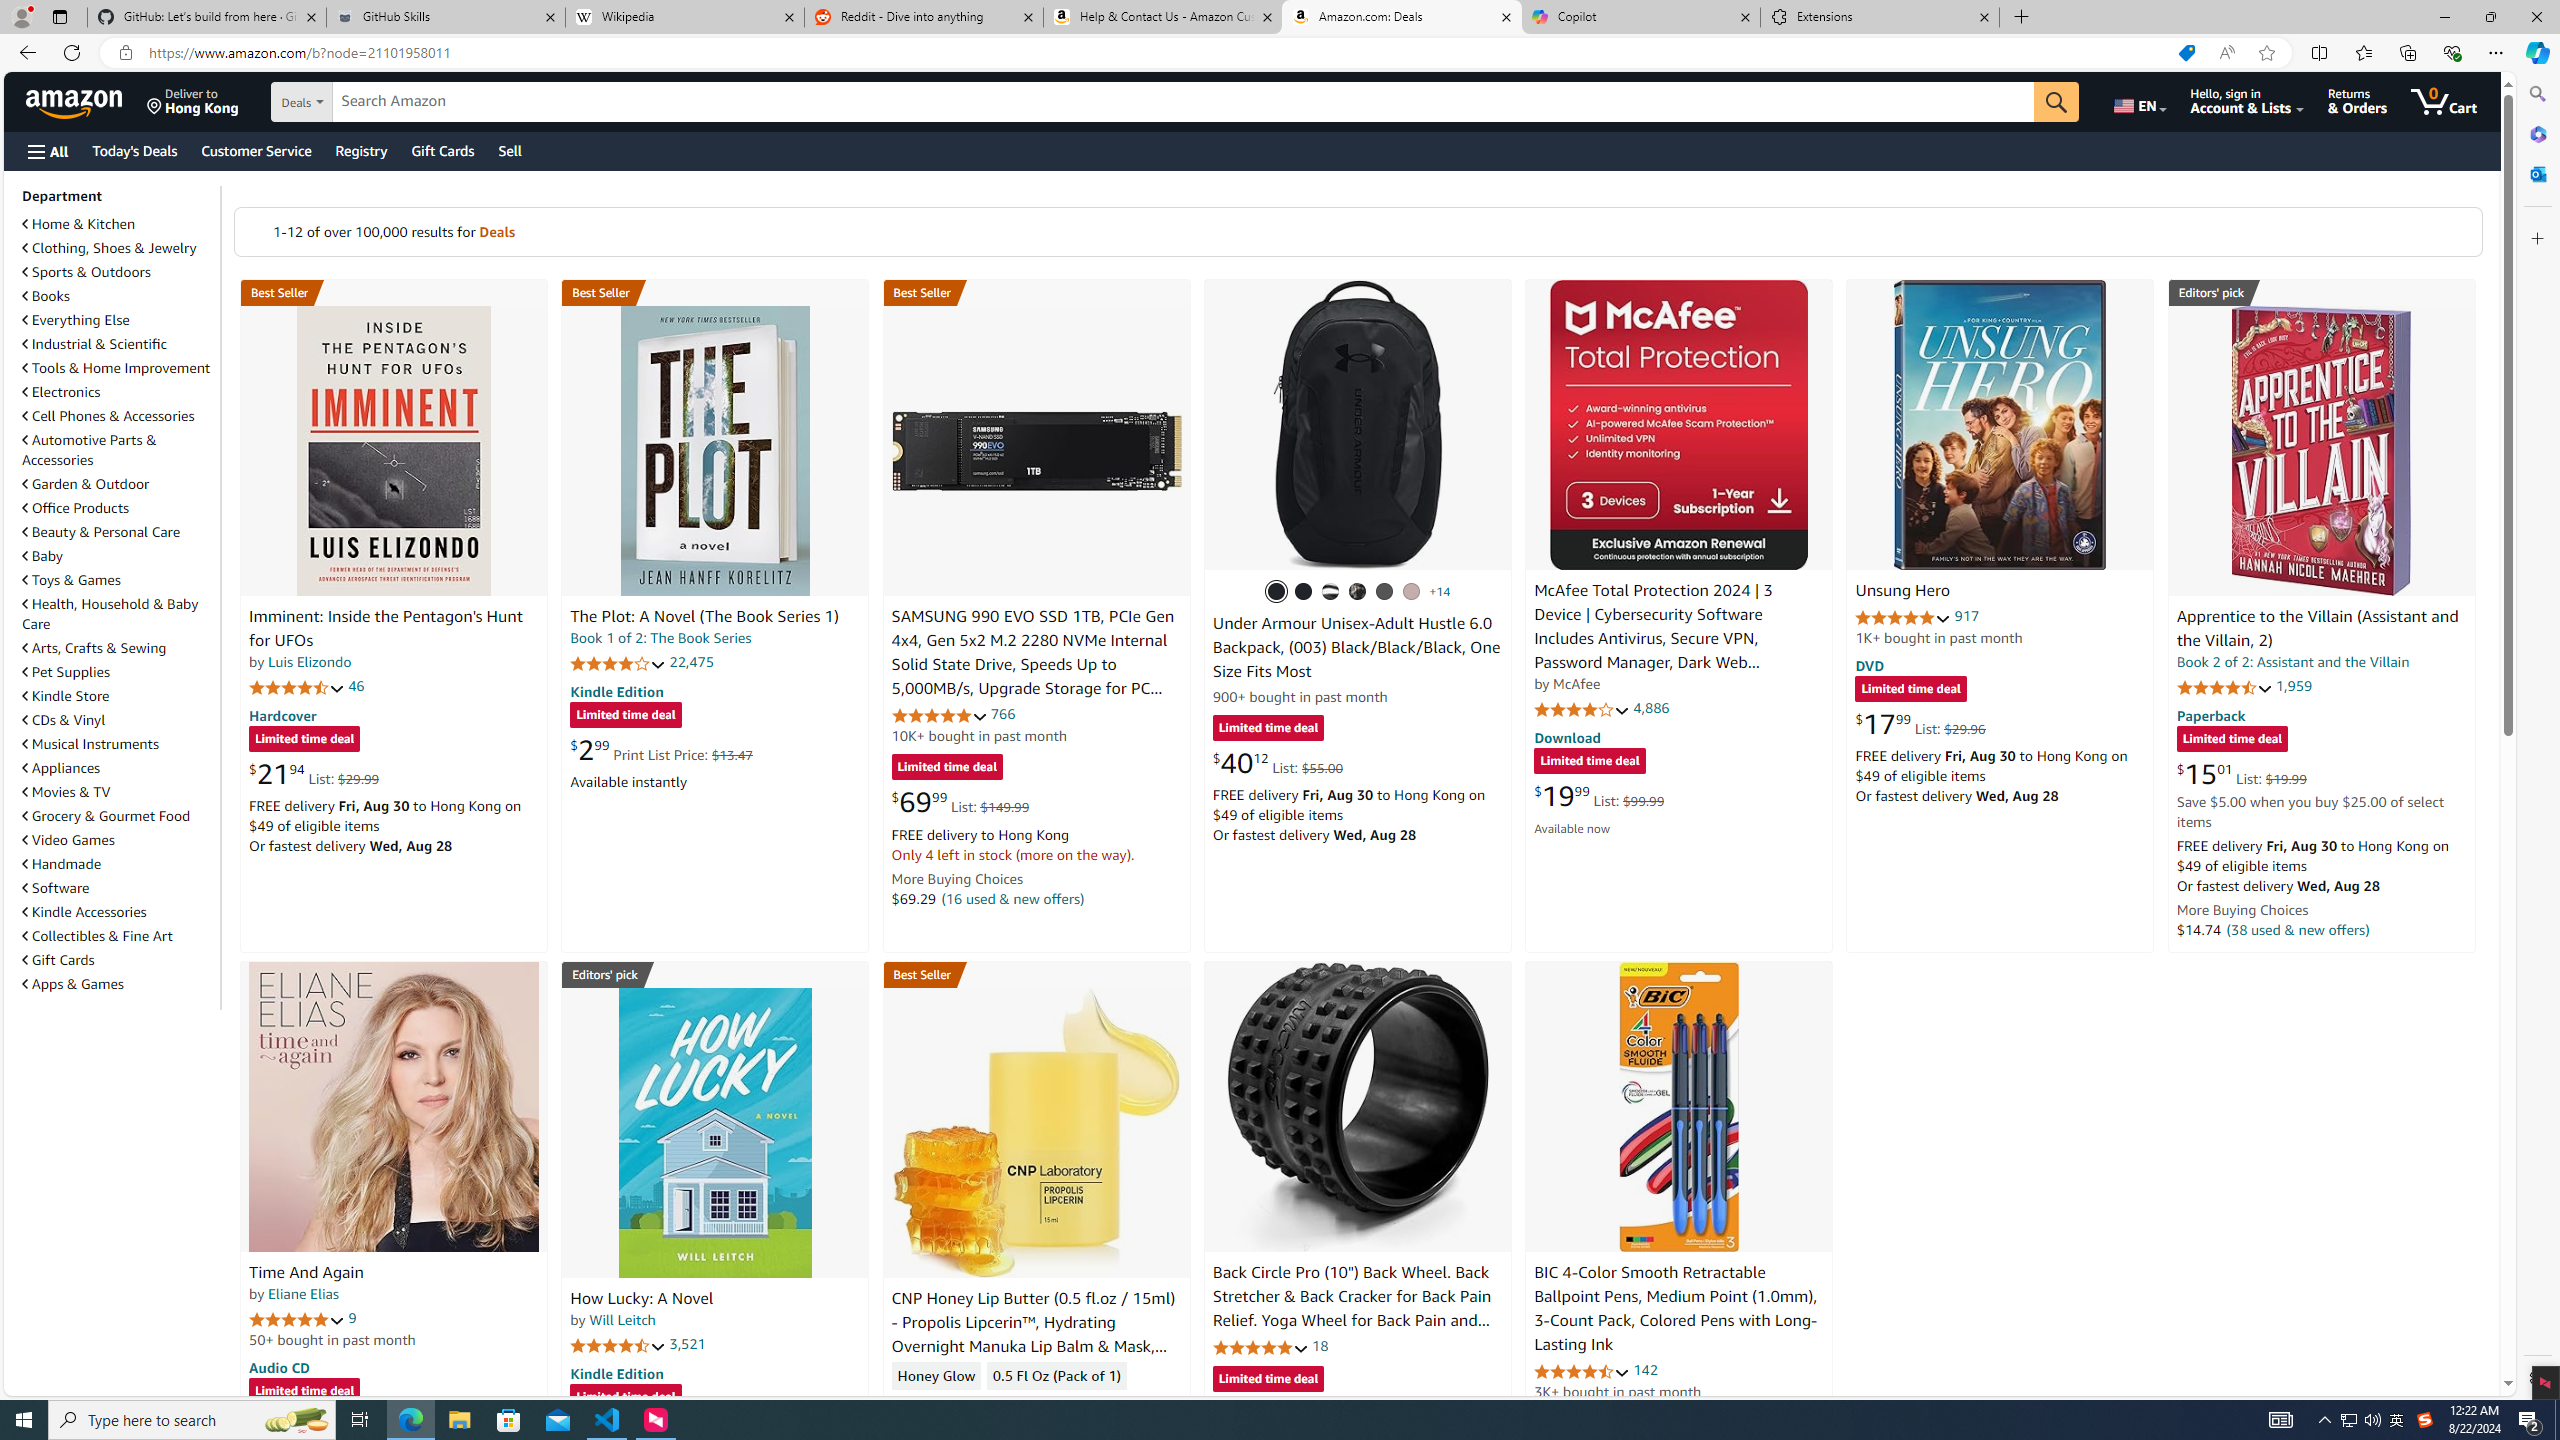 The width and height of the screenshot is (2560, 1440). Describe the element at coordinates (118, 294) in the screenshot. I see `'Books'` at that location.